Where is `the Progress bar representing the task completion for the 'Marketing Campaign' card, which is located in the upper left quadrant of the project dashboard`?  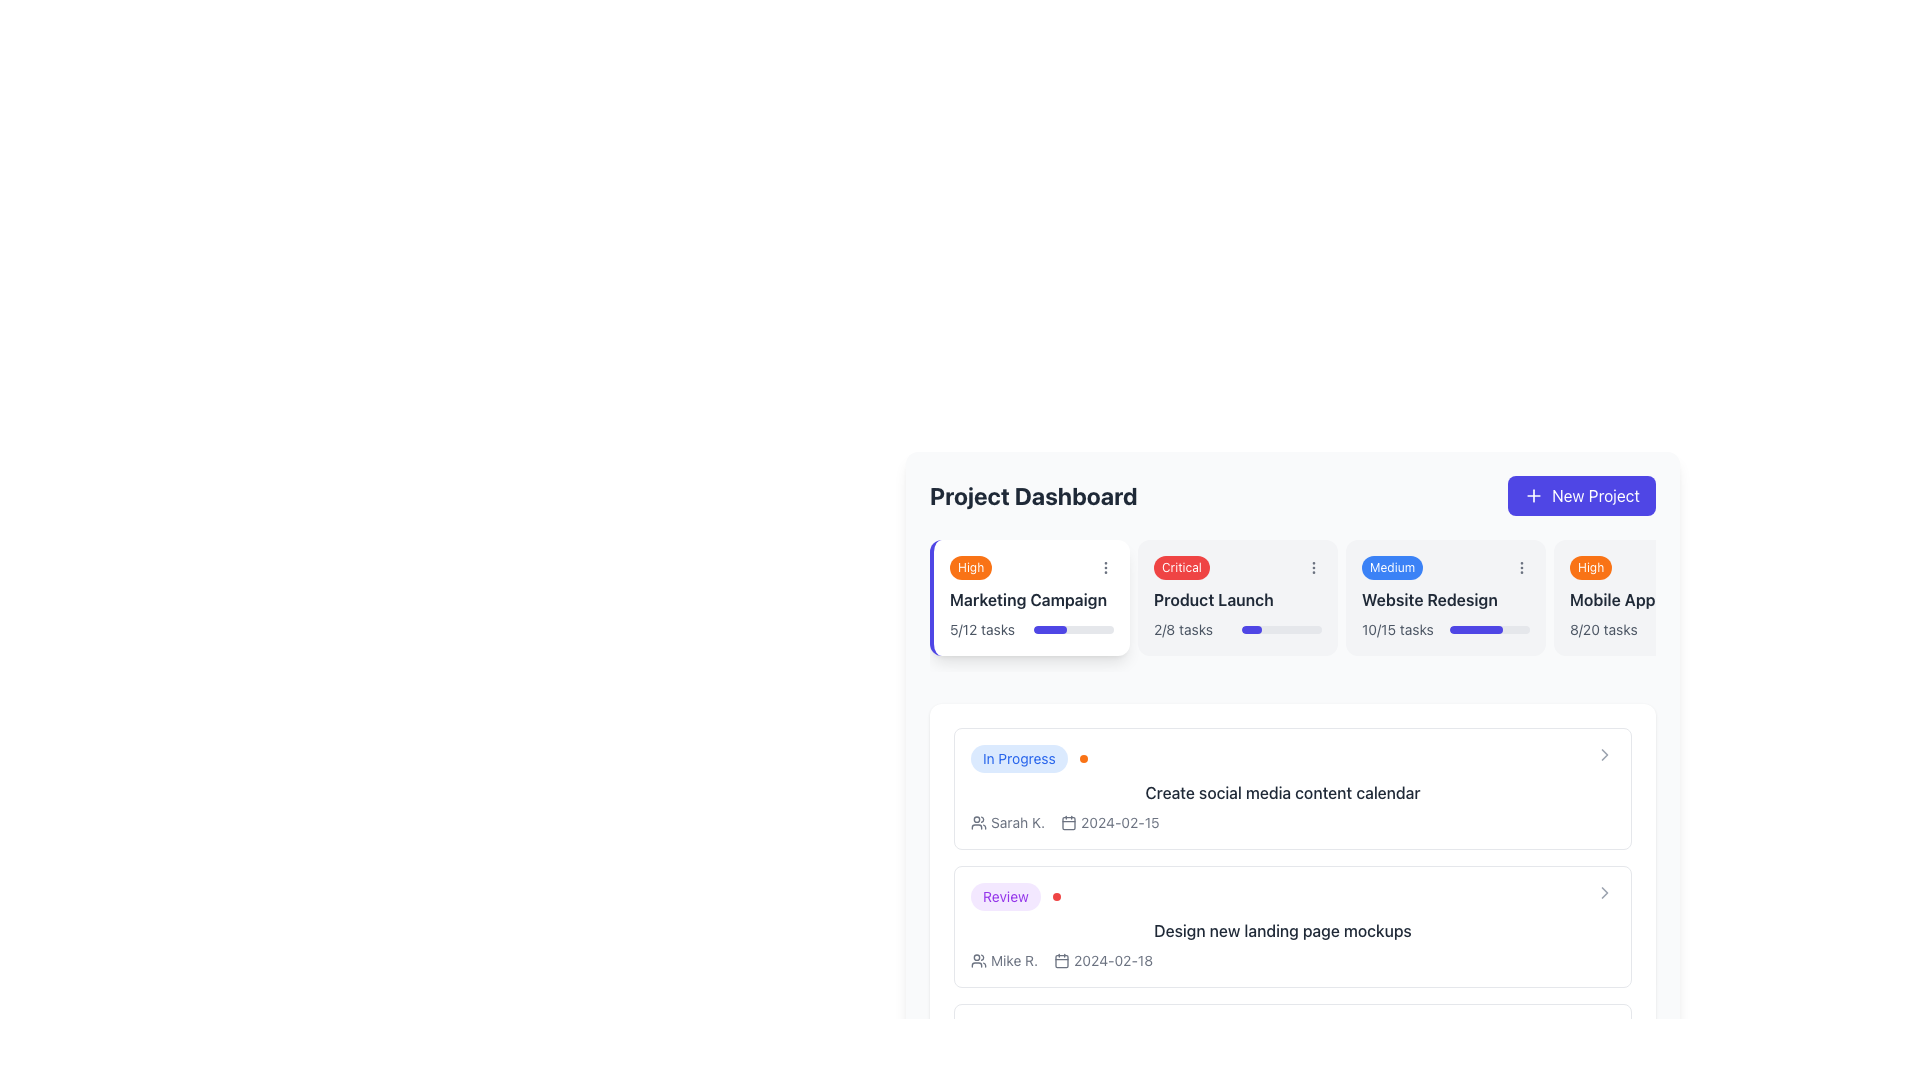
the Progress bar representing the task completion for the 'Marketing Campaign' card, which is located in the upper left quadrant of the project dashboard is located at coordinates (1073, 628).